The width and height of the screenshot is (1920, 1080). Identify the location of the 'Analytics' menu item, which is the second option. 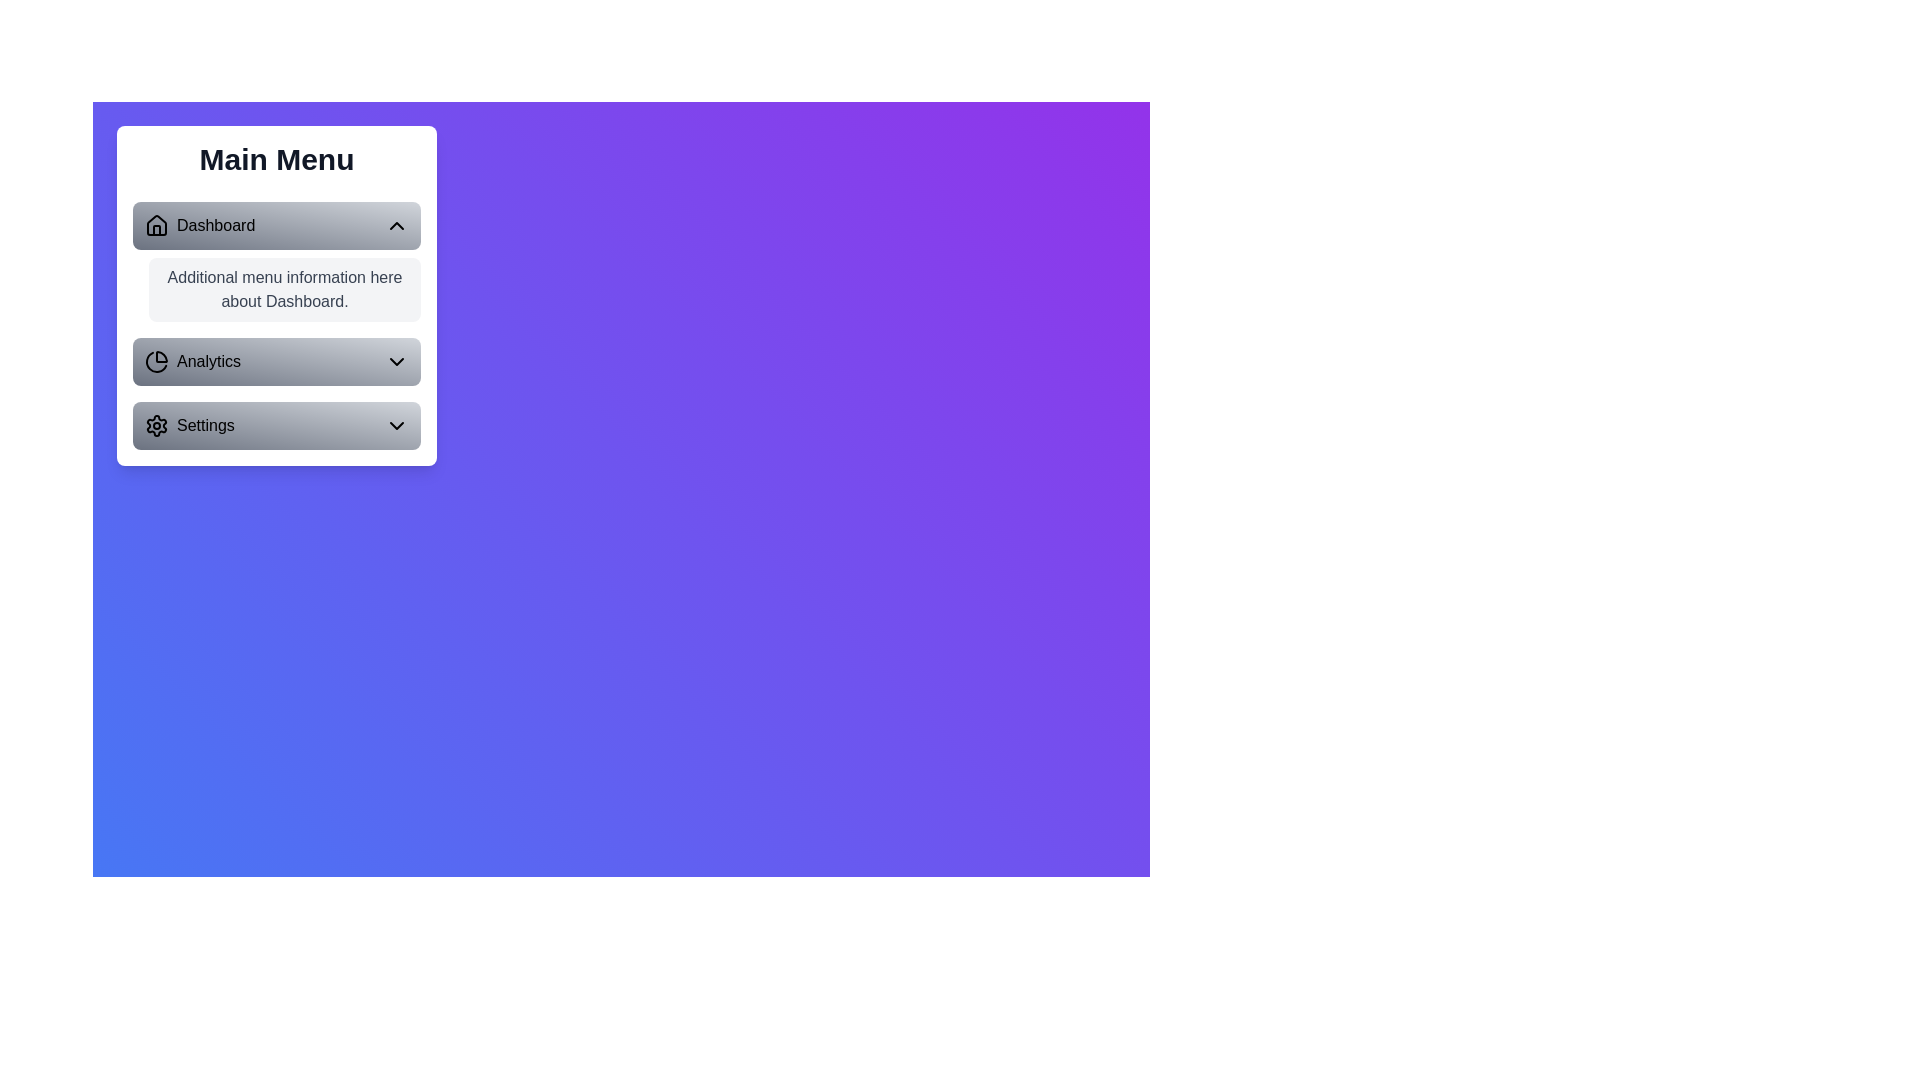
(192, 362).